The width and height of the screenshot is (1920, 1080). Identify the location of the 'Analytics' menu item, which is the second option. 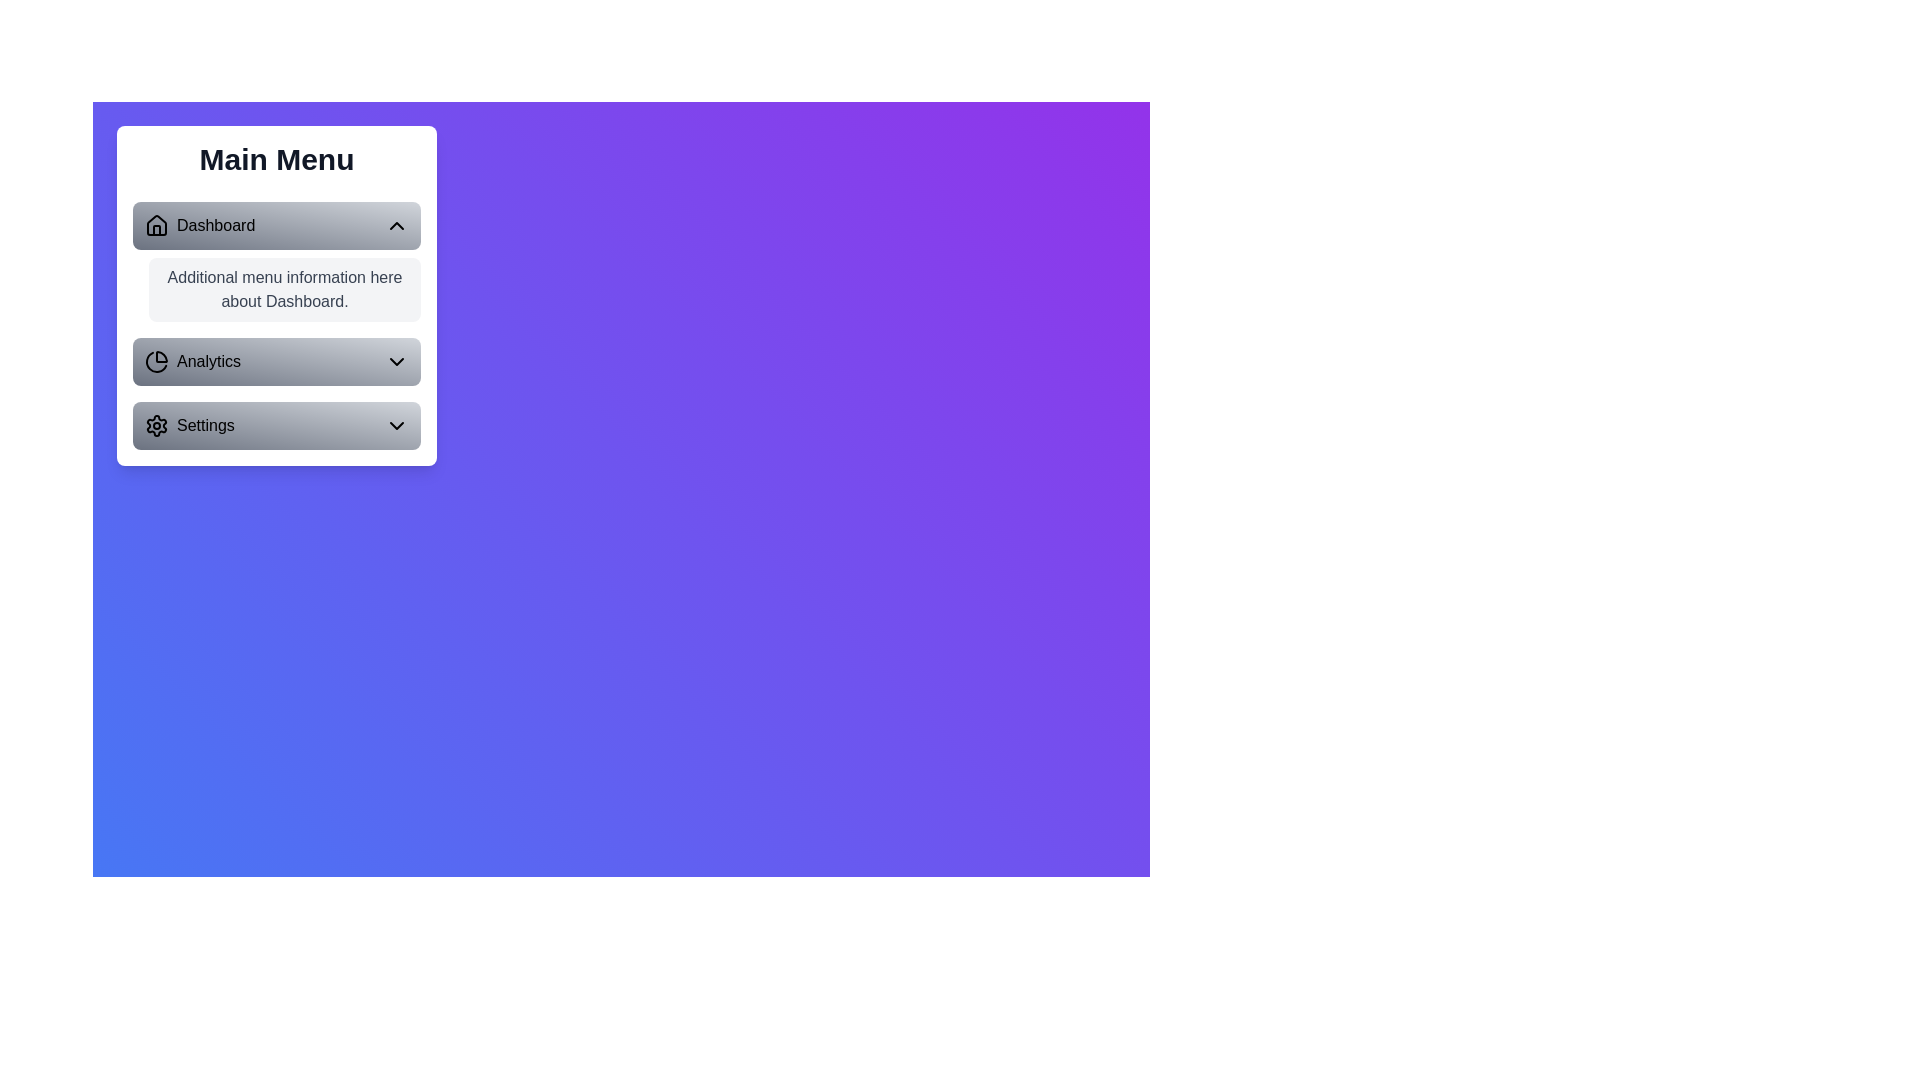
(192, 362).